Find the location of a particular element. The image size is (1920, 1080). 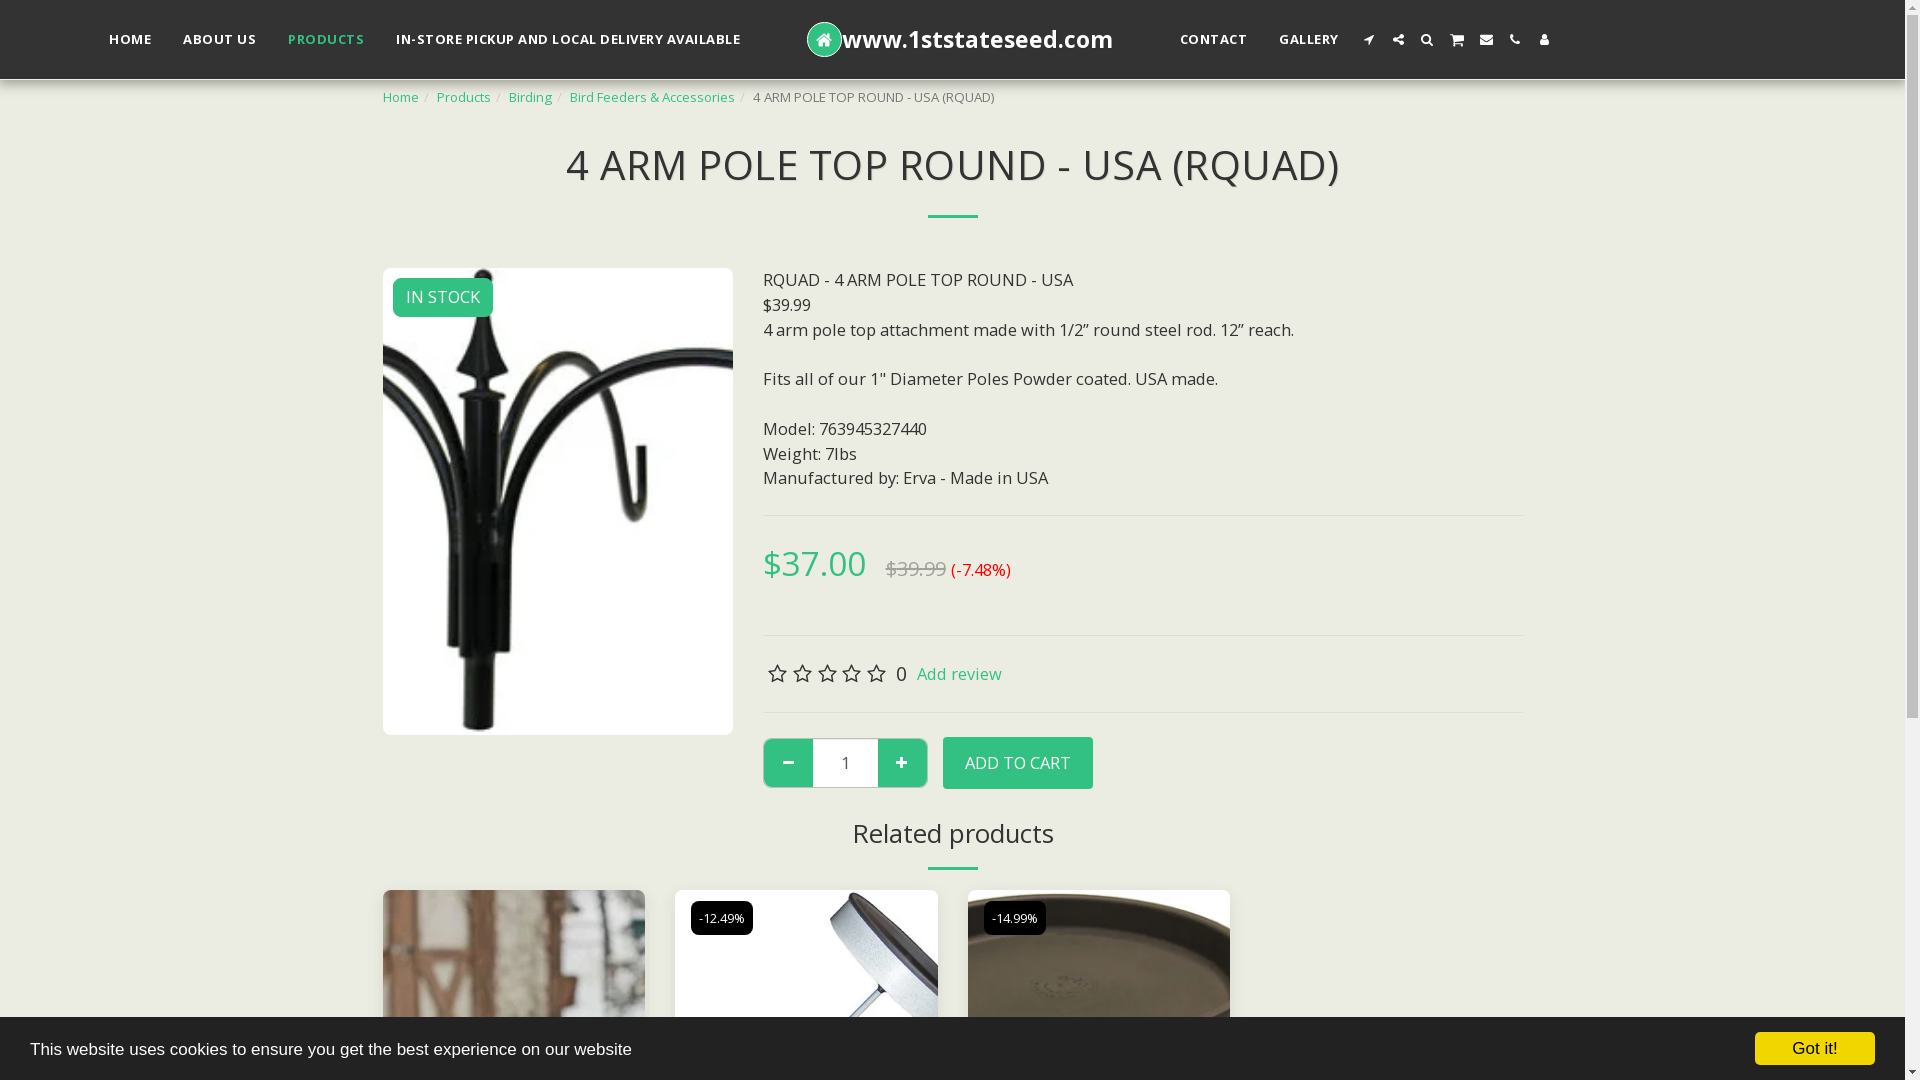

'Products' is located at coordinates (461, 96).